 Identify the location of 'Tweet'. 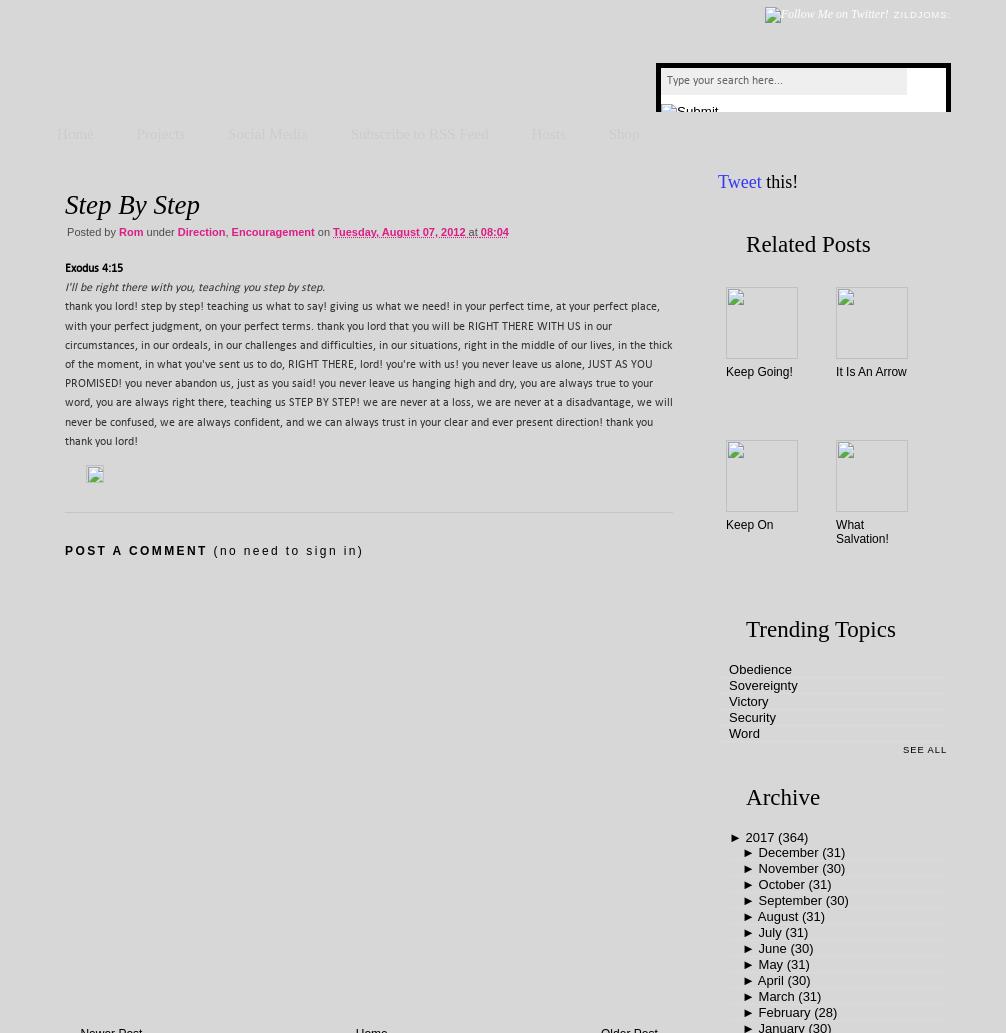
(739, 181).